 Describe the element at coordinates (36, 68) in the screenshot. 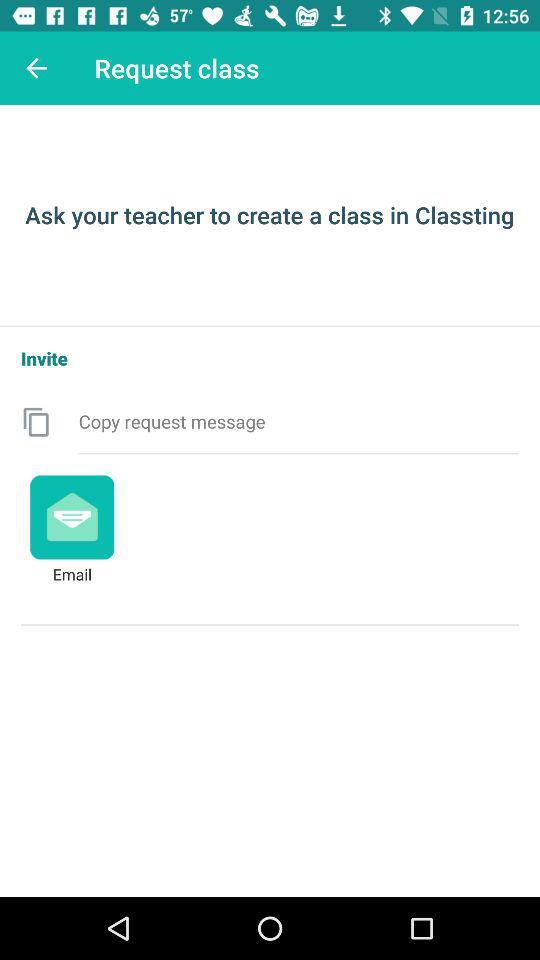

I see `the item above ask your teacher` at that location.